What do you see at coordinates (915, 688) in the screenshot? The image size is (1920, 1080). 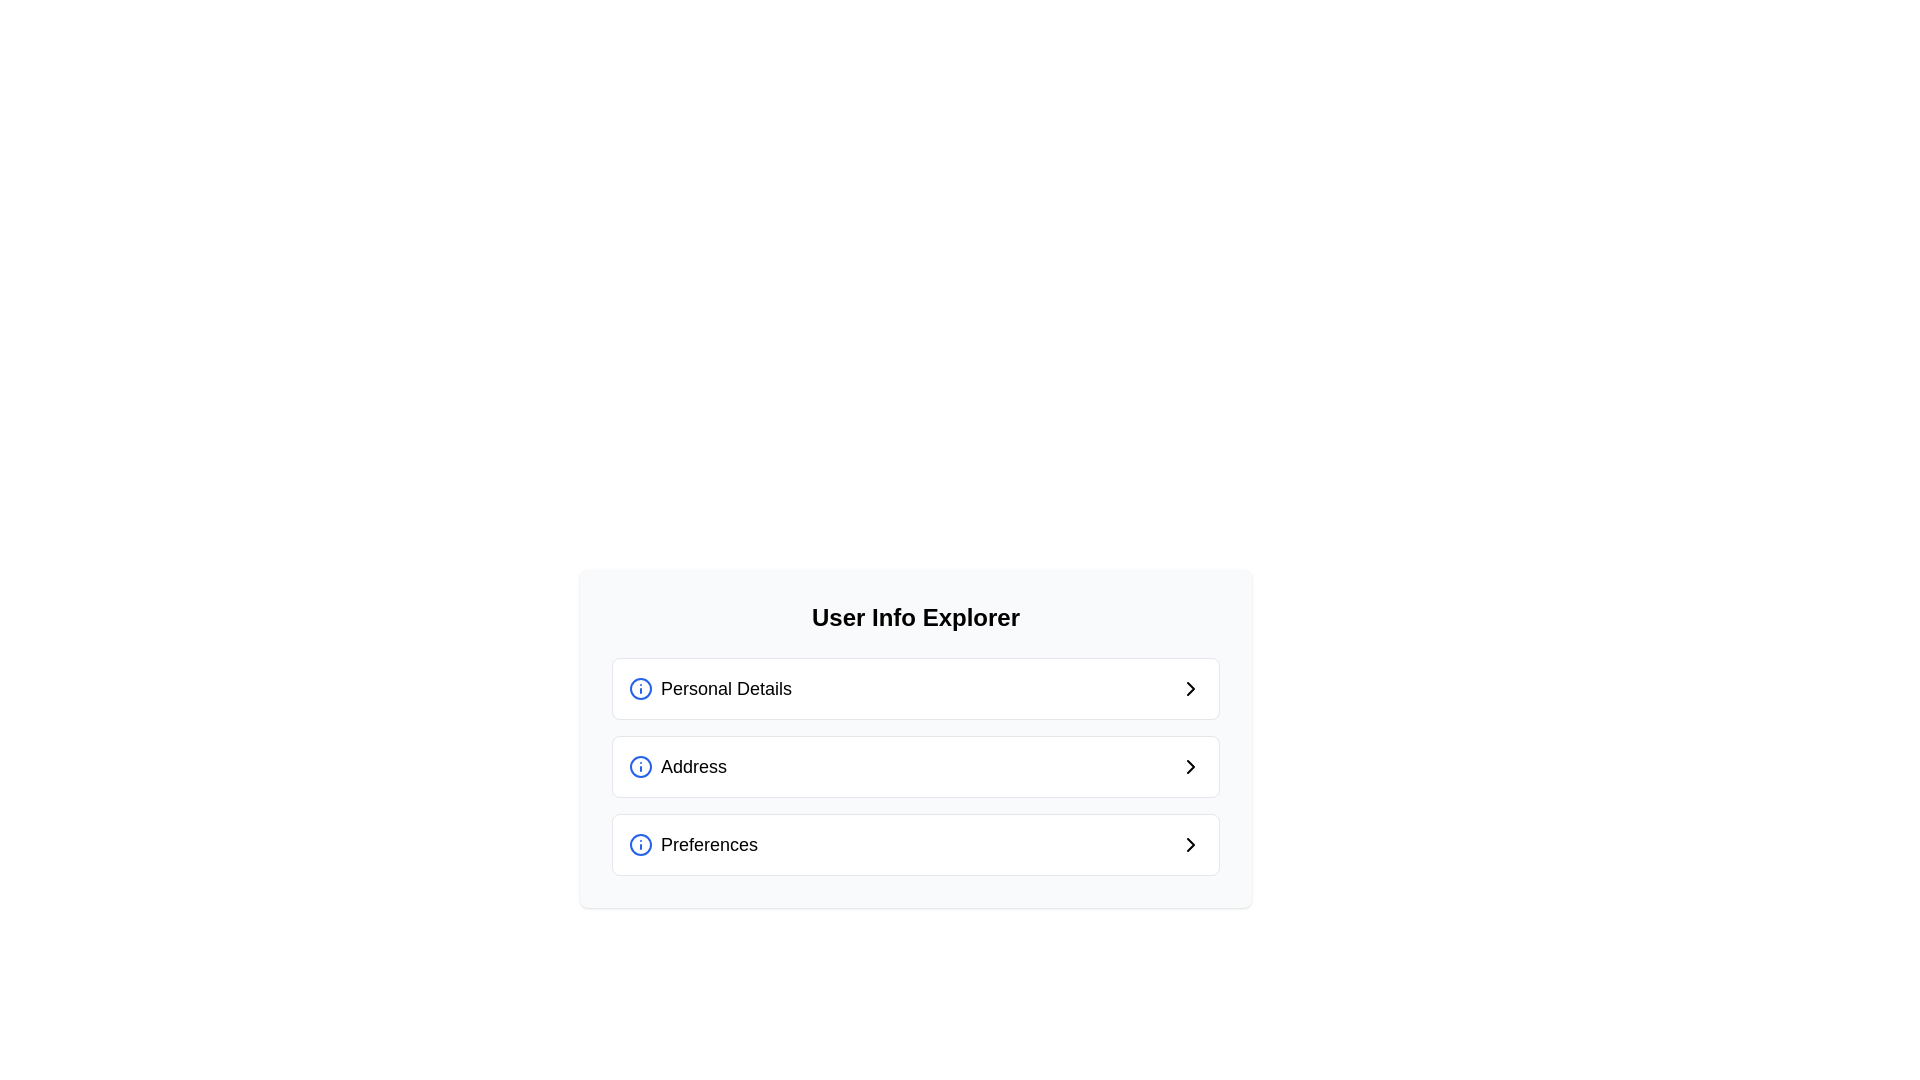 I see `the first selectable option in the menu for navigating to 'Personal Details'` at bounding box center [915, 688].